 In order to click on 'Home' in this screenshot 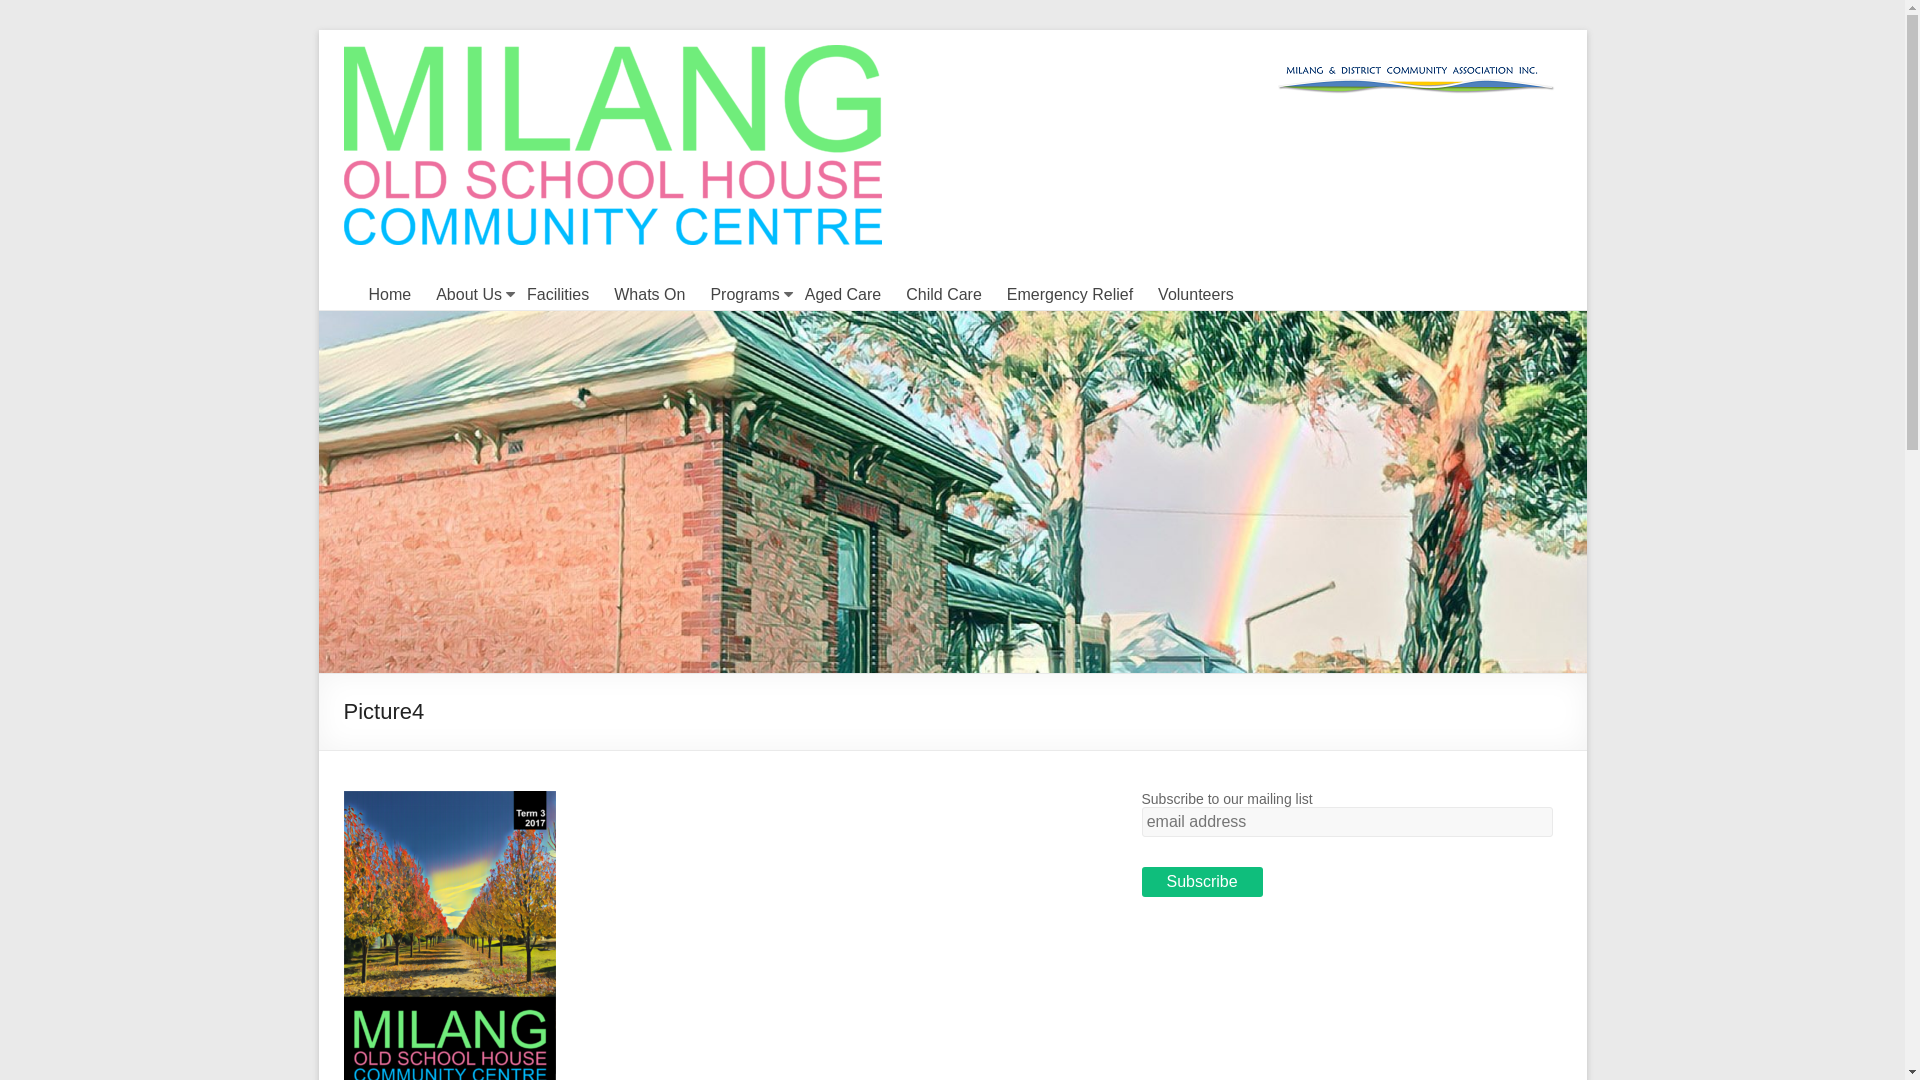, I will do `click(368, 294)`.